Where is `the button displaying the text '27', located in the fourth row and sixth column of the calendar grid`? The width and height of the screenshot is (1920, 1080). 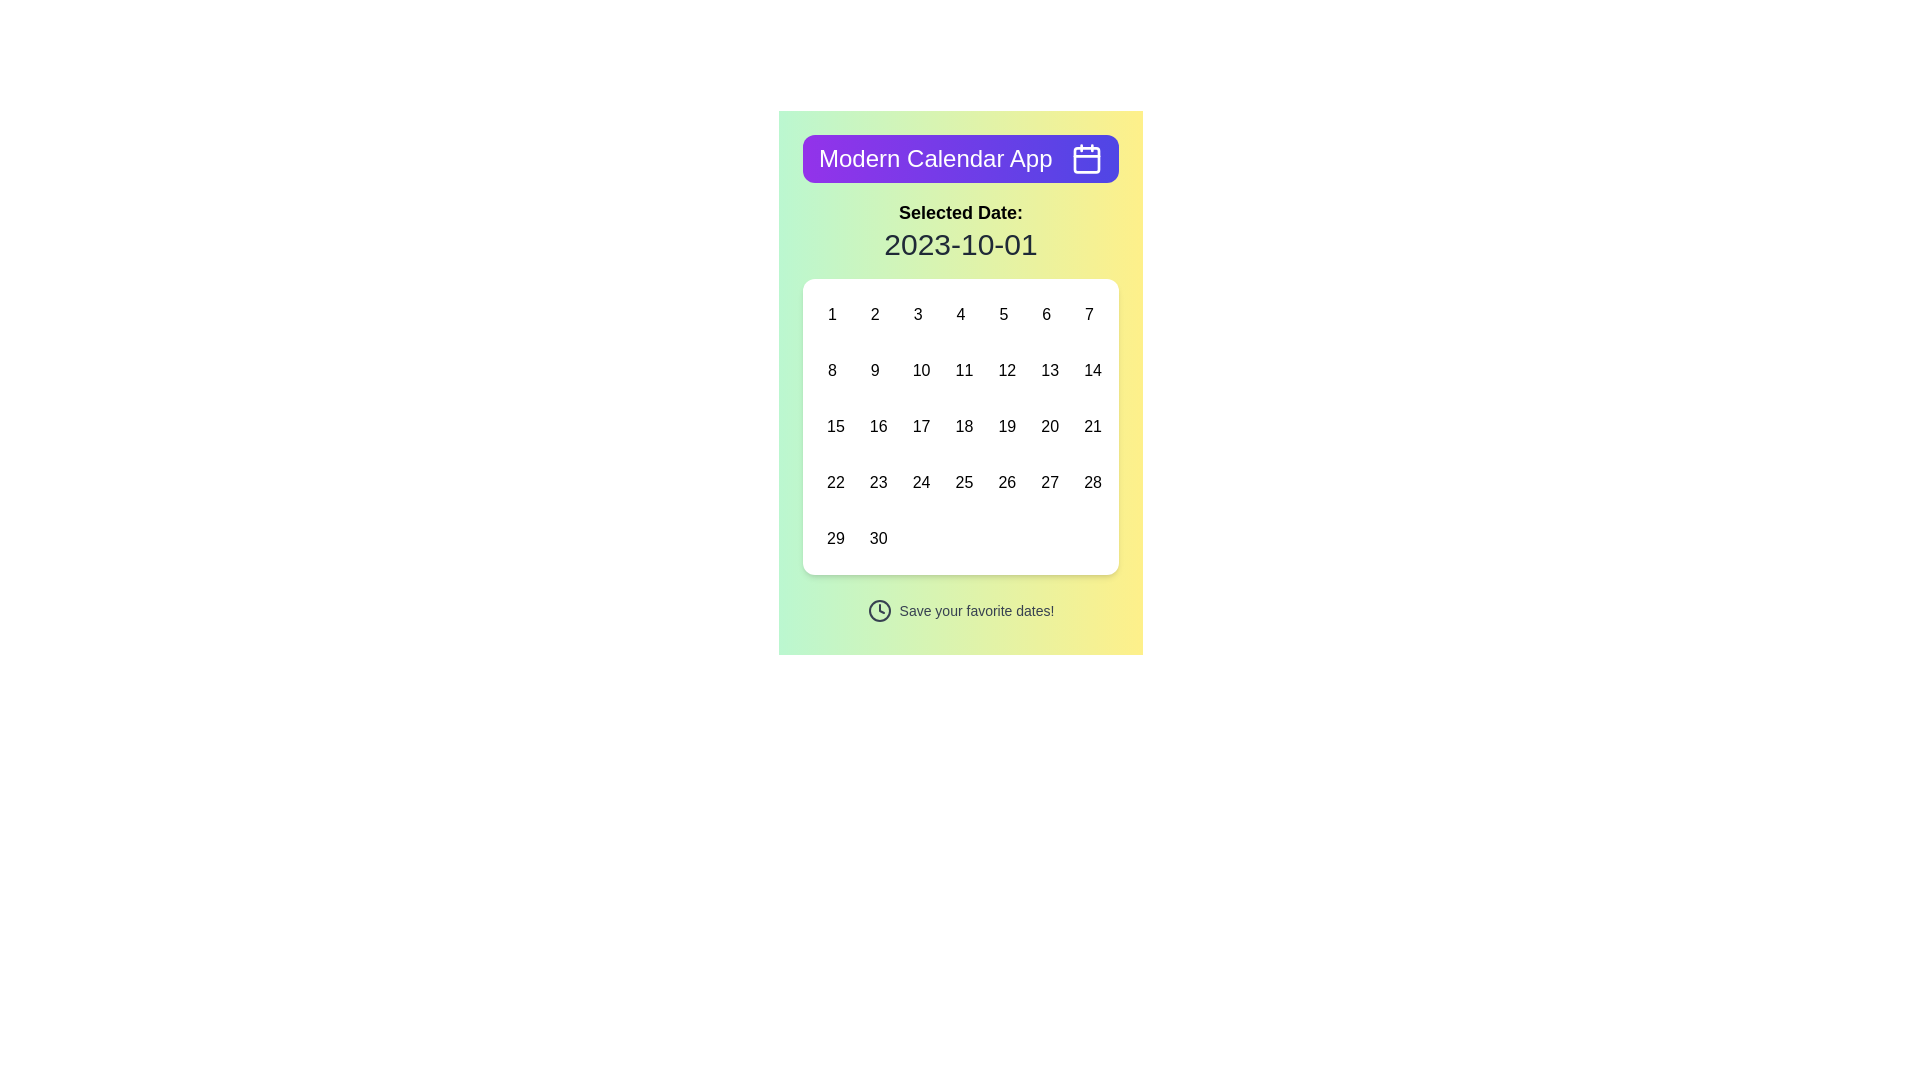
the button displaying the text '27', located in the fourth row and sixth column of the calendar grid is located at coordinates (1045, 482).